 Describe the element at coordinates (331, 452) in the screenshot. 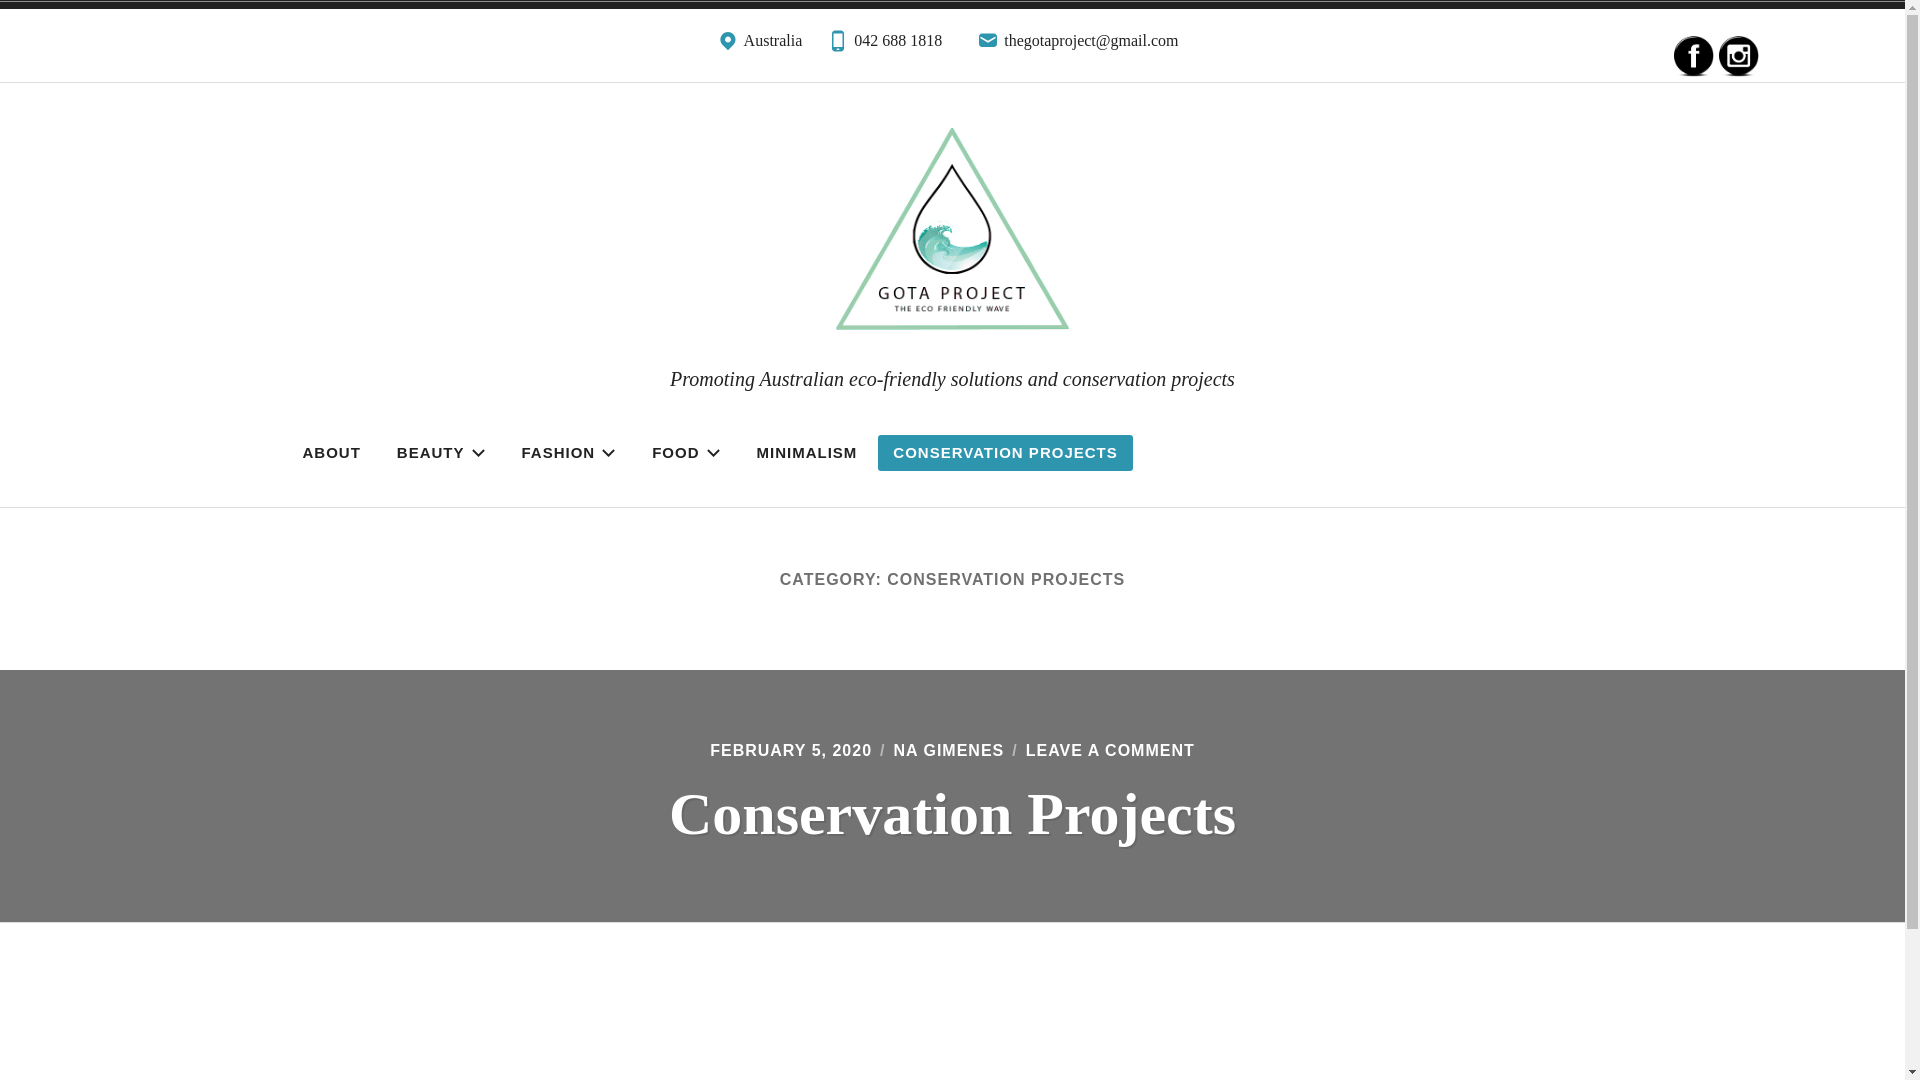

I see `'ABOUT'` at that location.